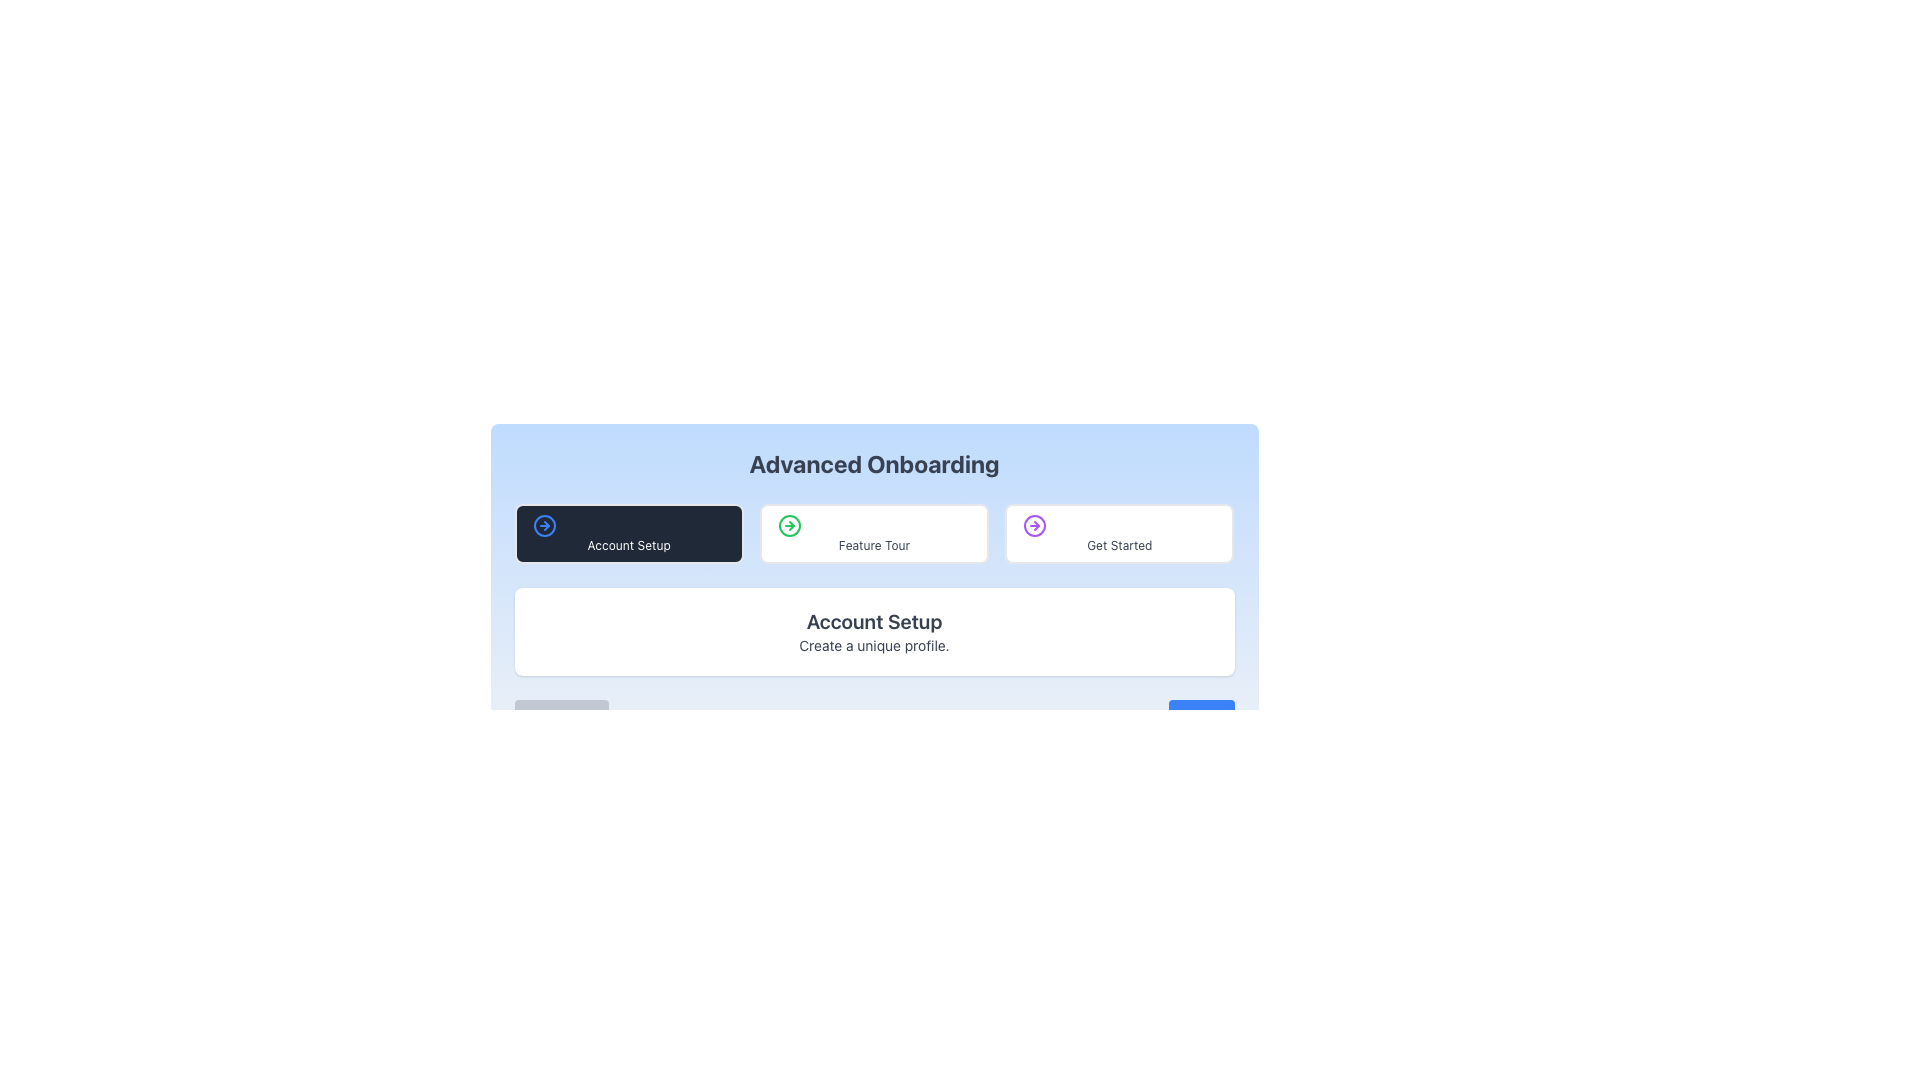 This screenshot has height=1080, width=1920. What do you see at coordinates (544, 524) in the screenshot?
I see `the circular icon with a right-pointing arrow, which is located on the left side of the 'Account Setup' button` at bounding box center [544, 524].